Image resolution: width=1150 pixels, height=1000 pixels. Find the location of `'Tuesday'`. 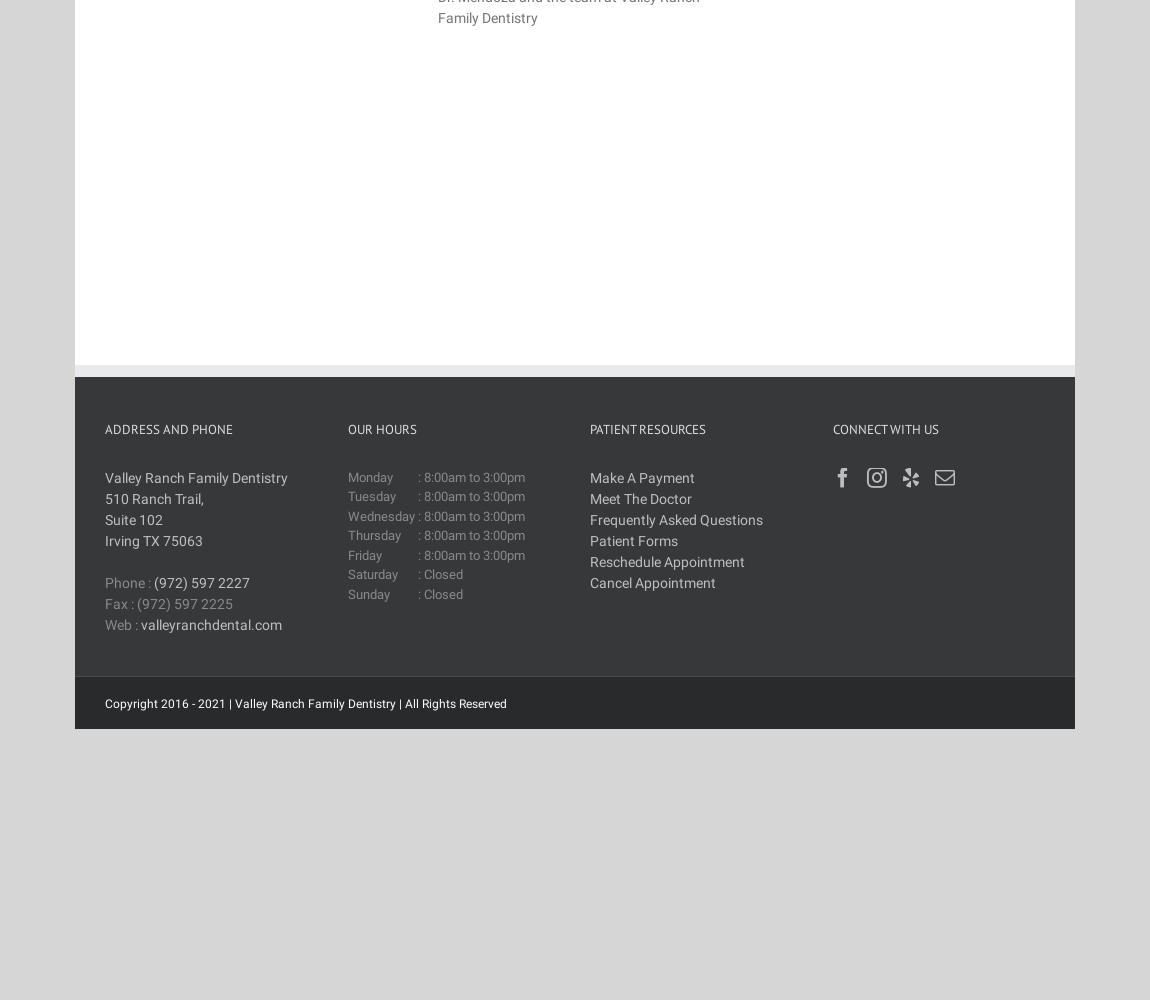

'Tuesday' is located at coordinates (370, 495).